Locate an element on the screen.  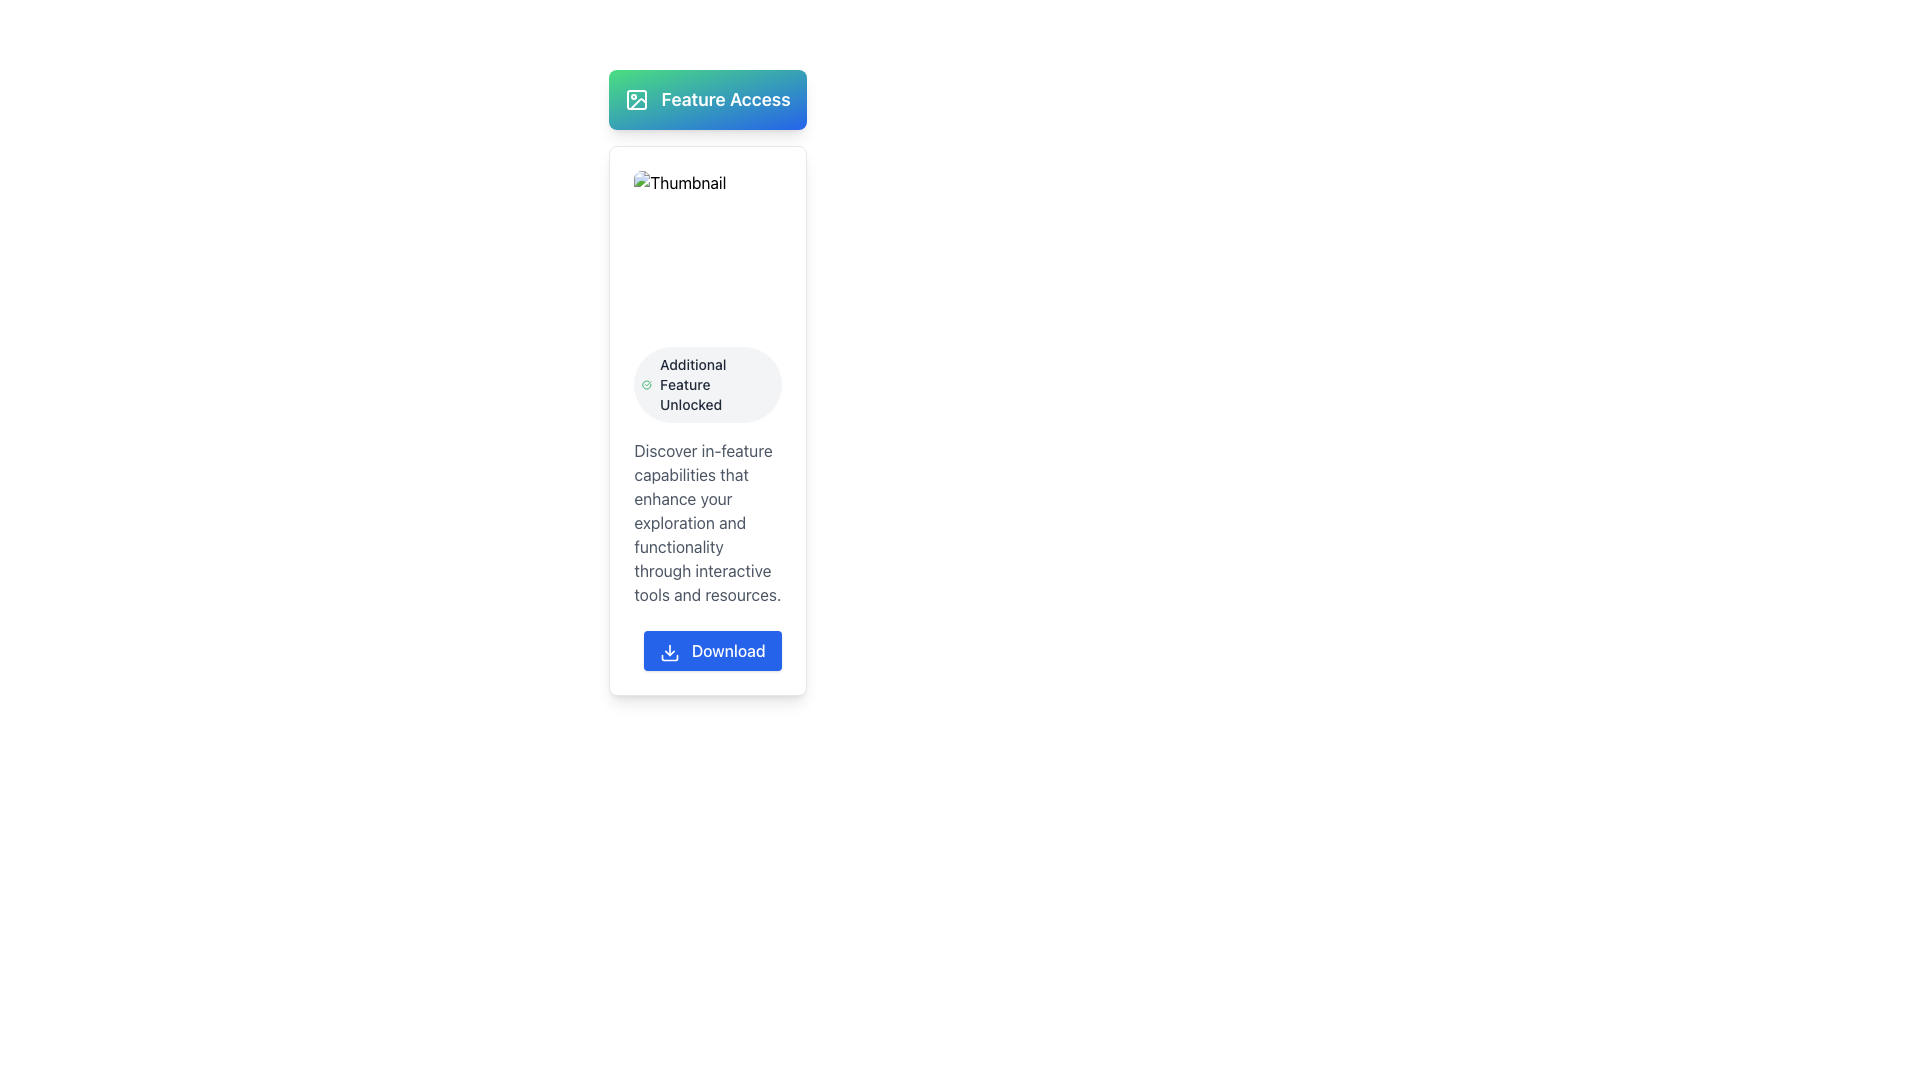
the lower arc component of the download icon, which is part of a graphical representation within a blue button near the bottom of the card interface is located at coordinates (669, 657).